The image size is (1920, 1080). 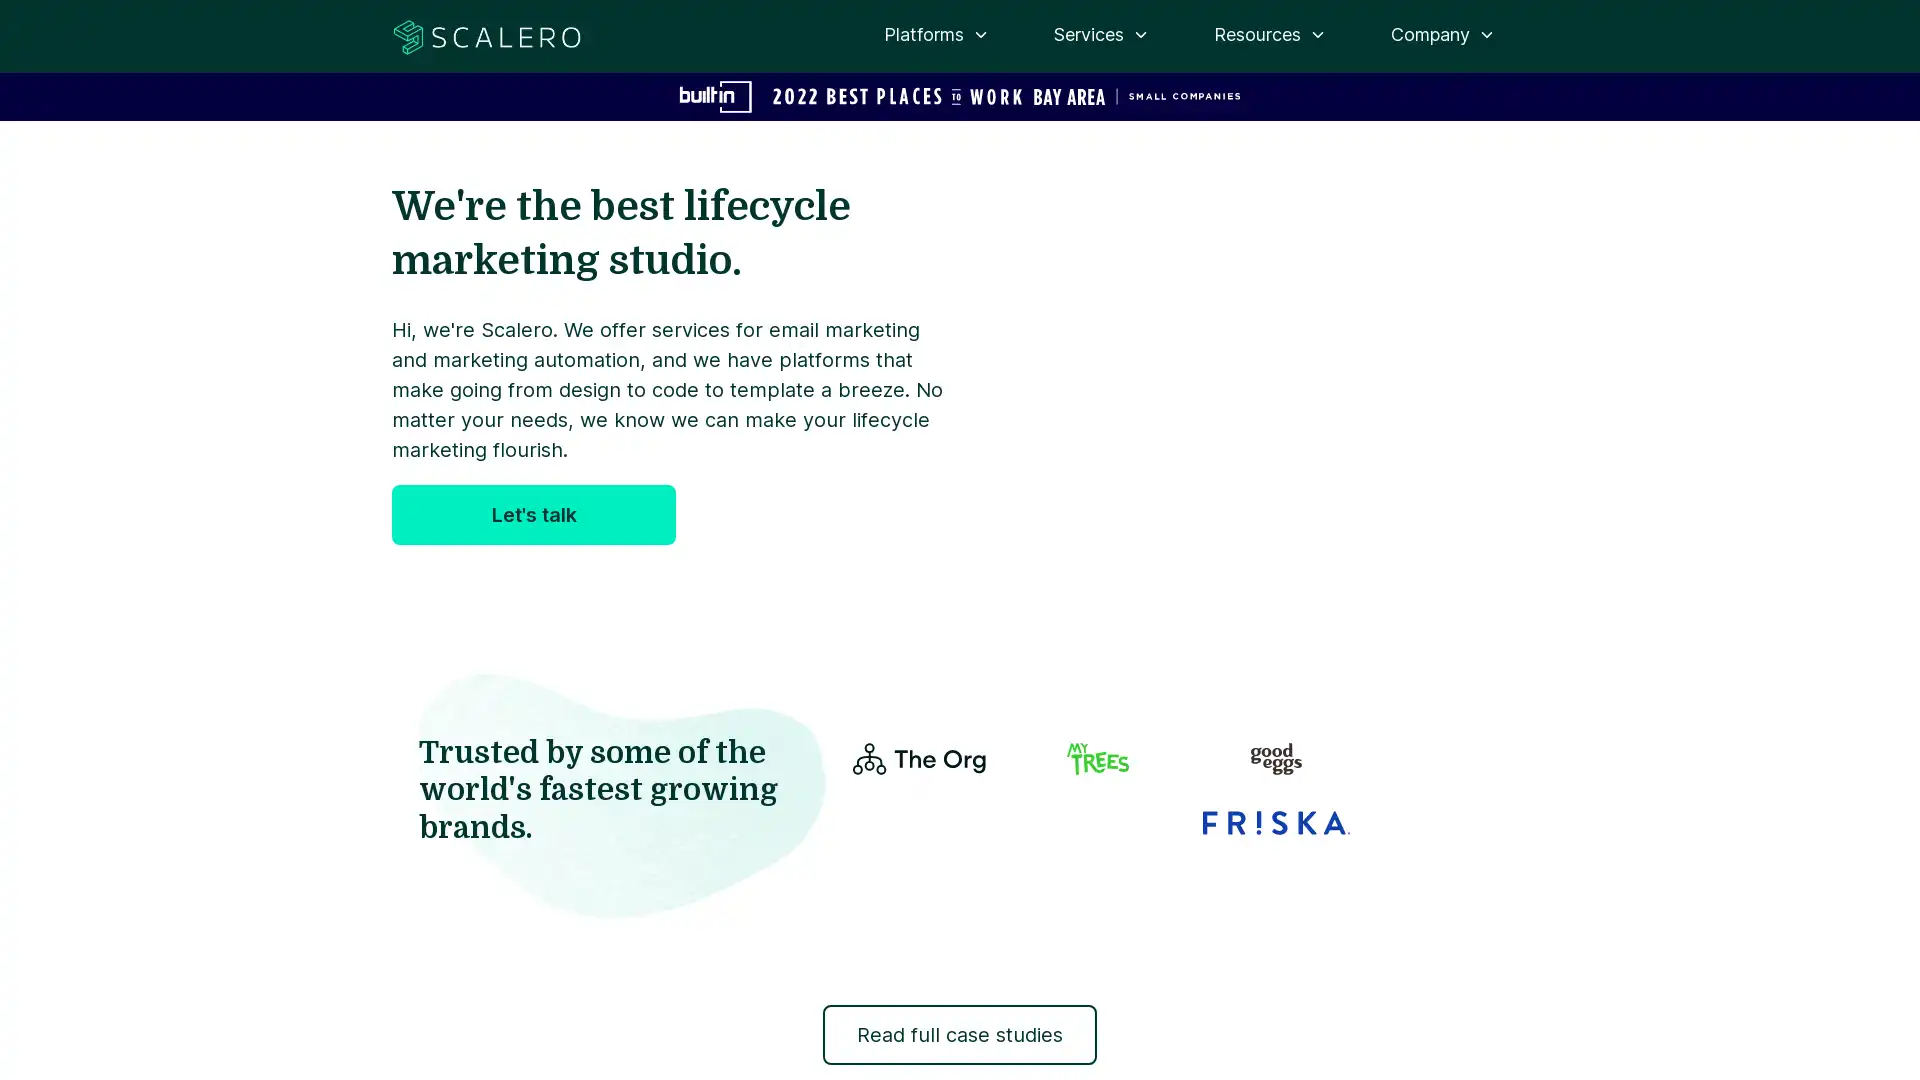 I want to click on Read full case studies, so click(x=960, y=1034).